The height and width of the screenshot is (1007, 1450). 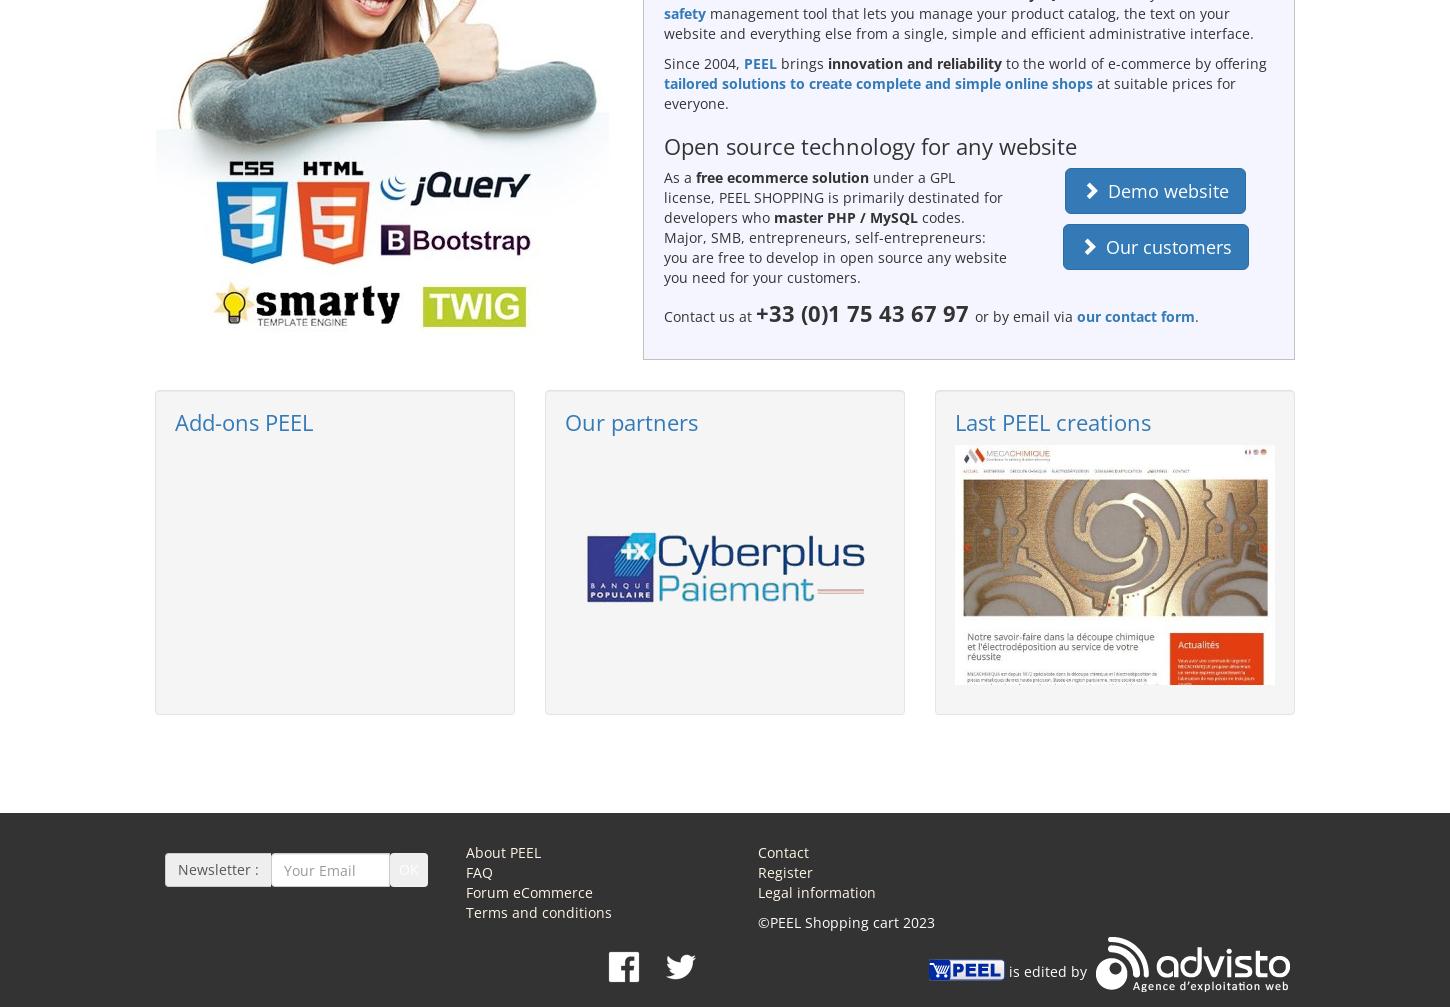 What do you see at coordinates (1022, 316) in the screenshot?
I see `'or by email via'` at bounding box center [1022, 316].